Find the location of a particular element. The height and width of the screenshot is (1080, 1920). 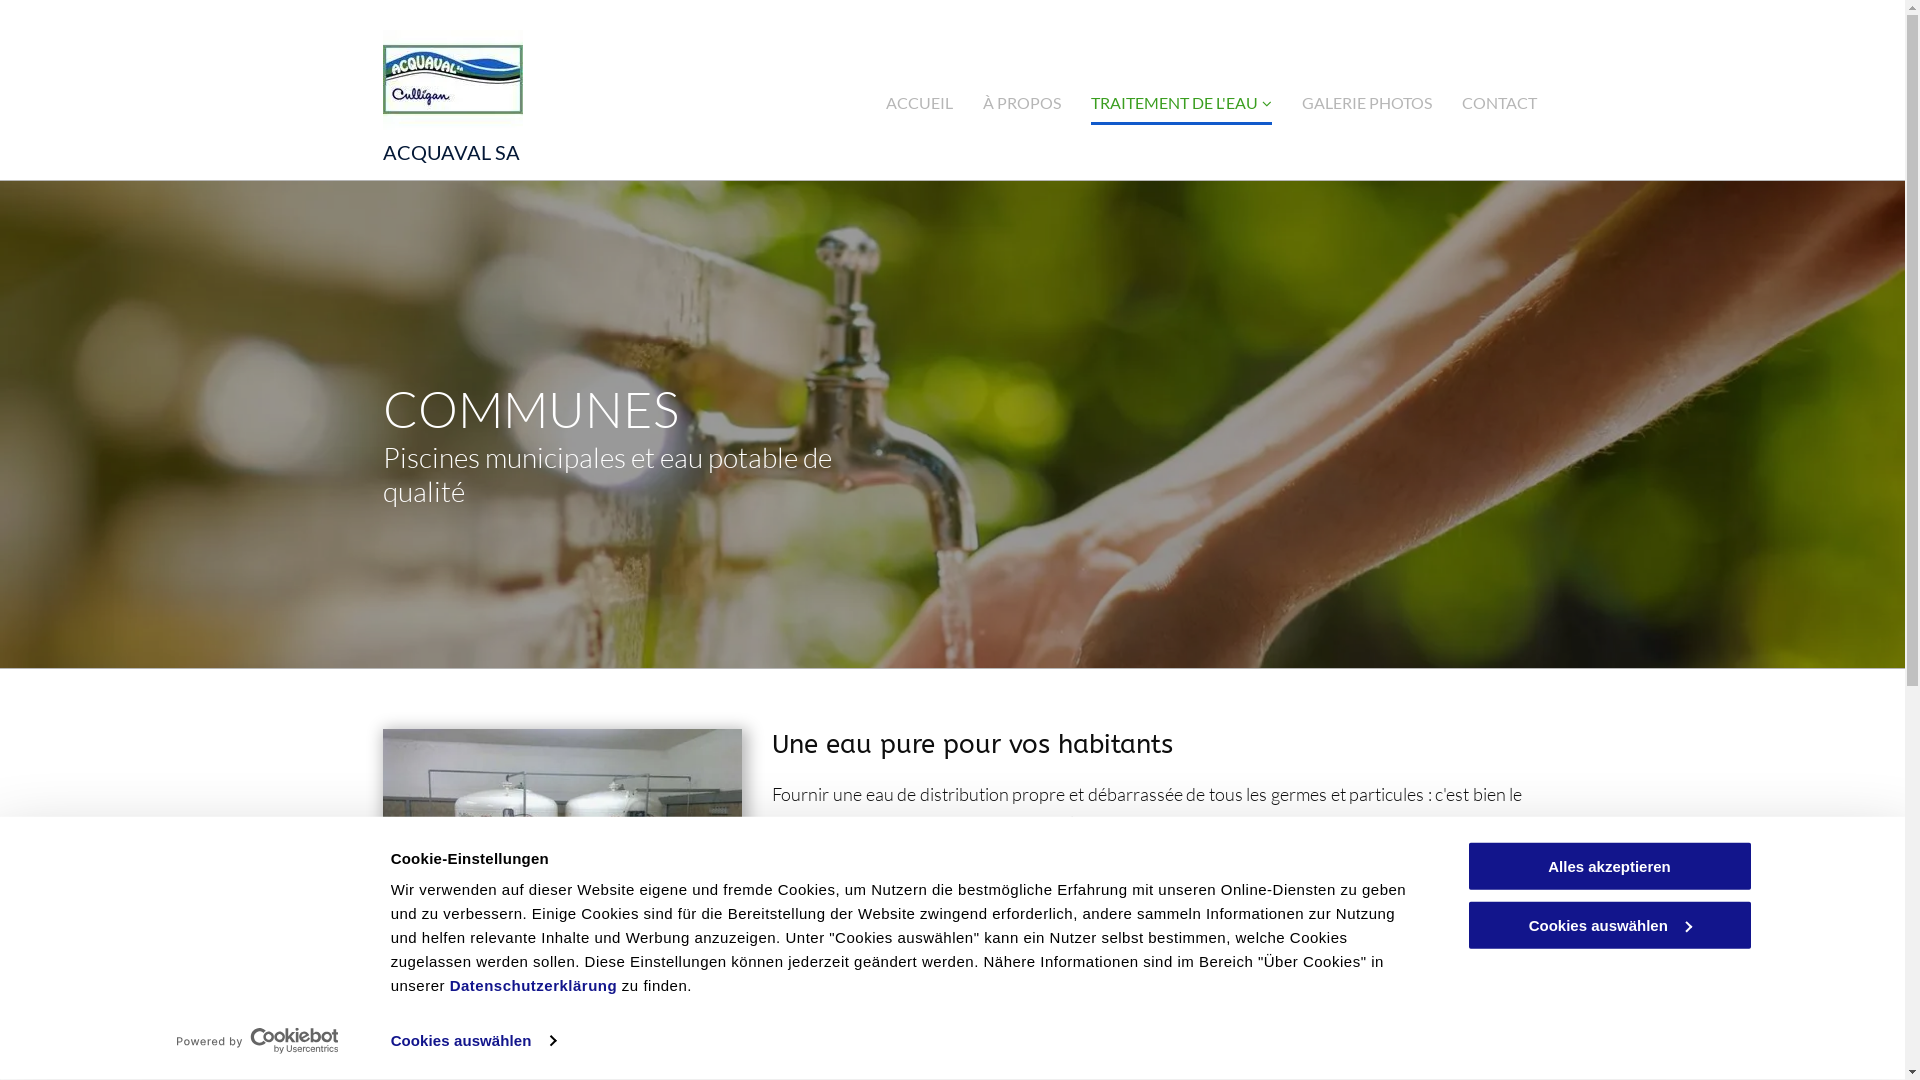

'GALERIE PHOTOS' is located at coordinates (1366, 101).